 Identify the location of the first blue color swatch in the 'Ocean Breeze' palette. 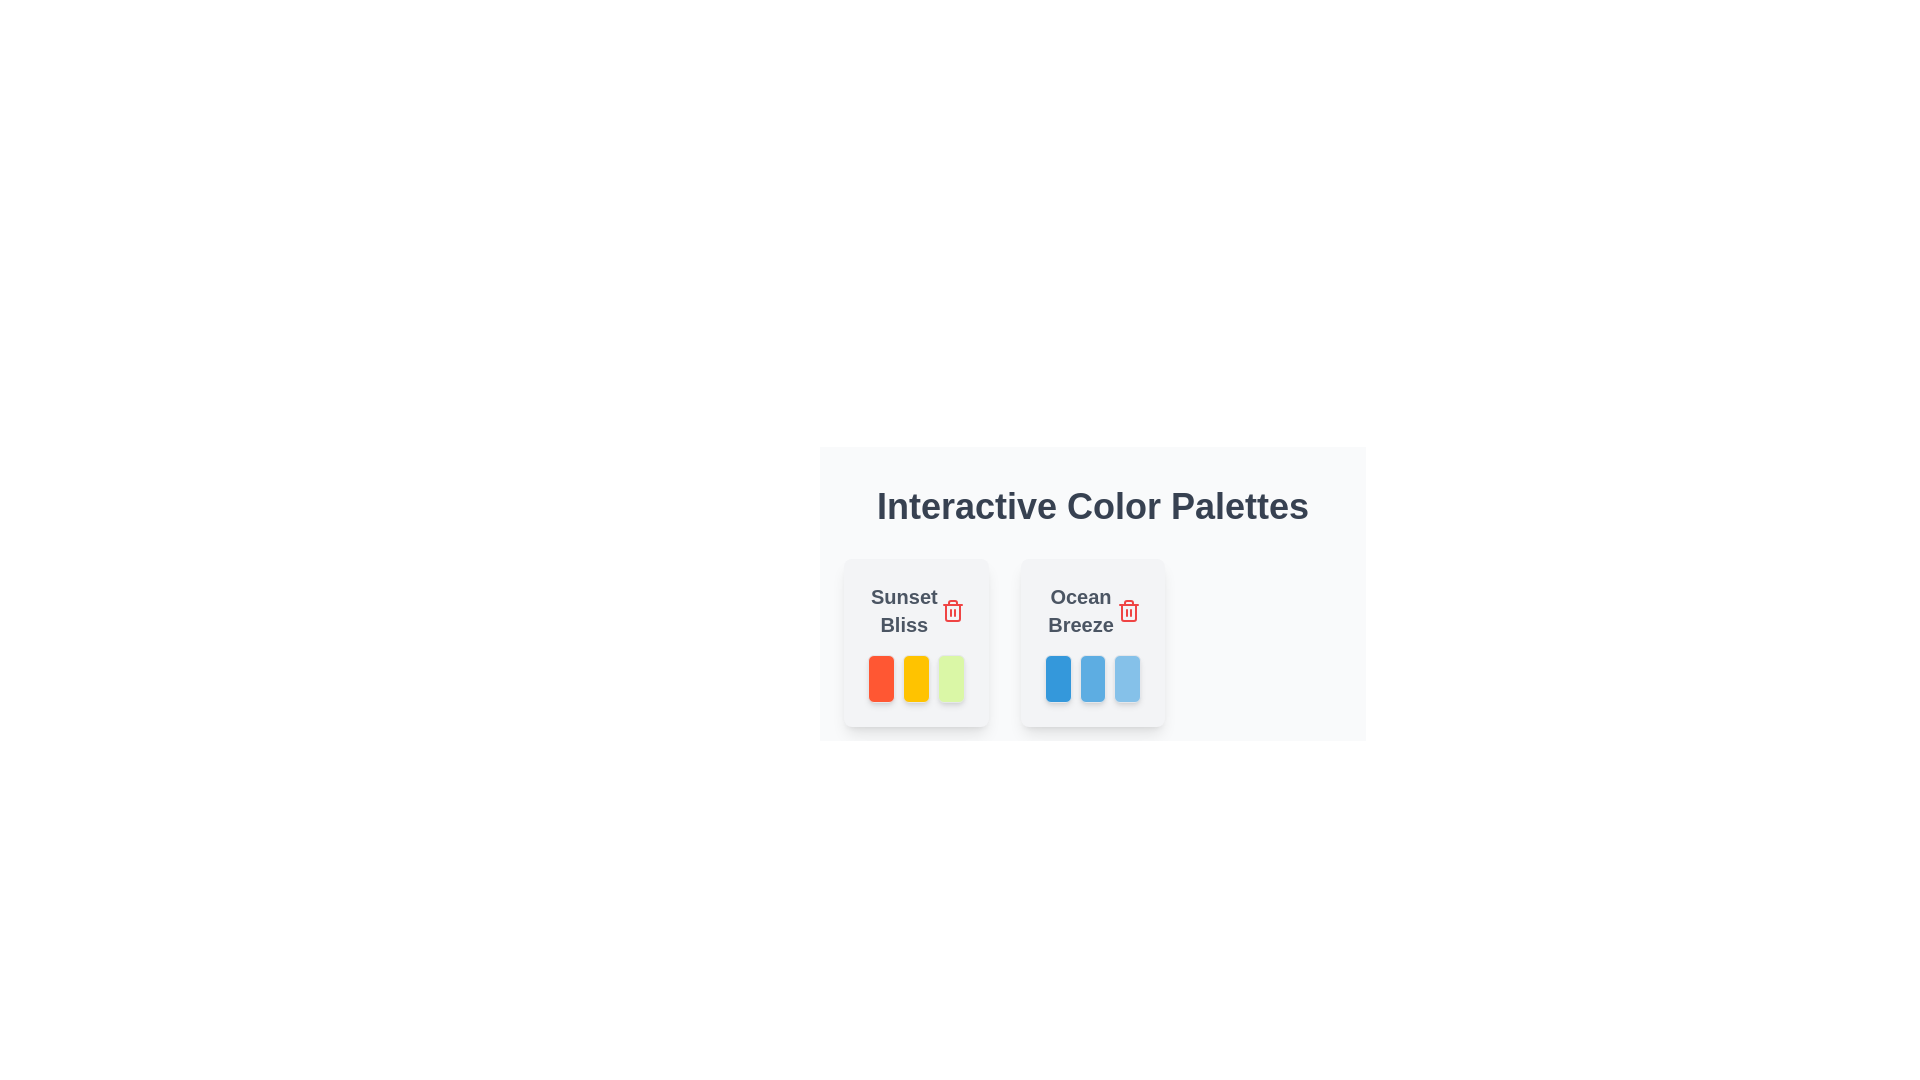
(1057, 677).